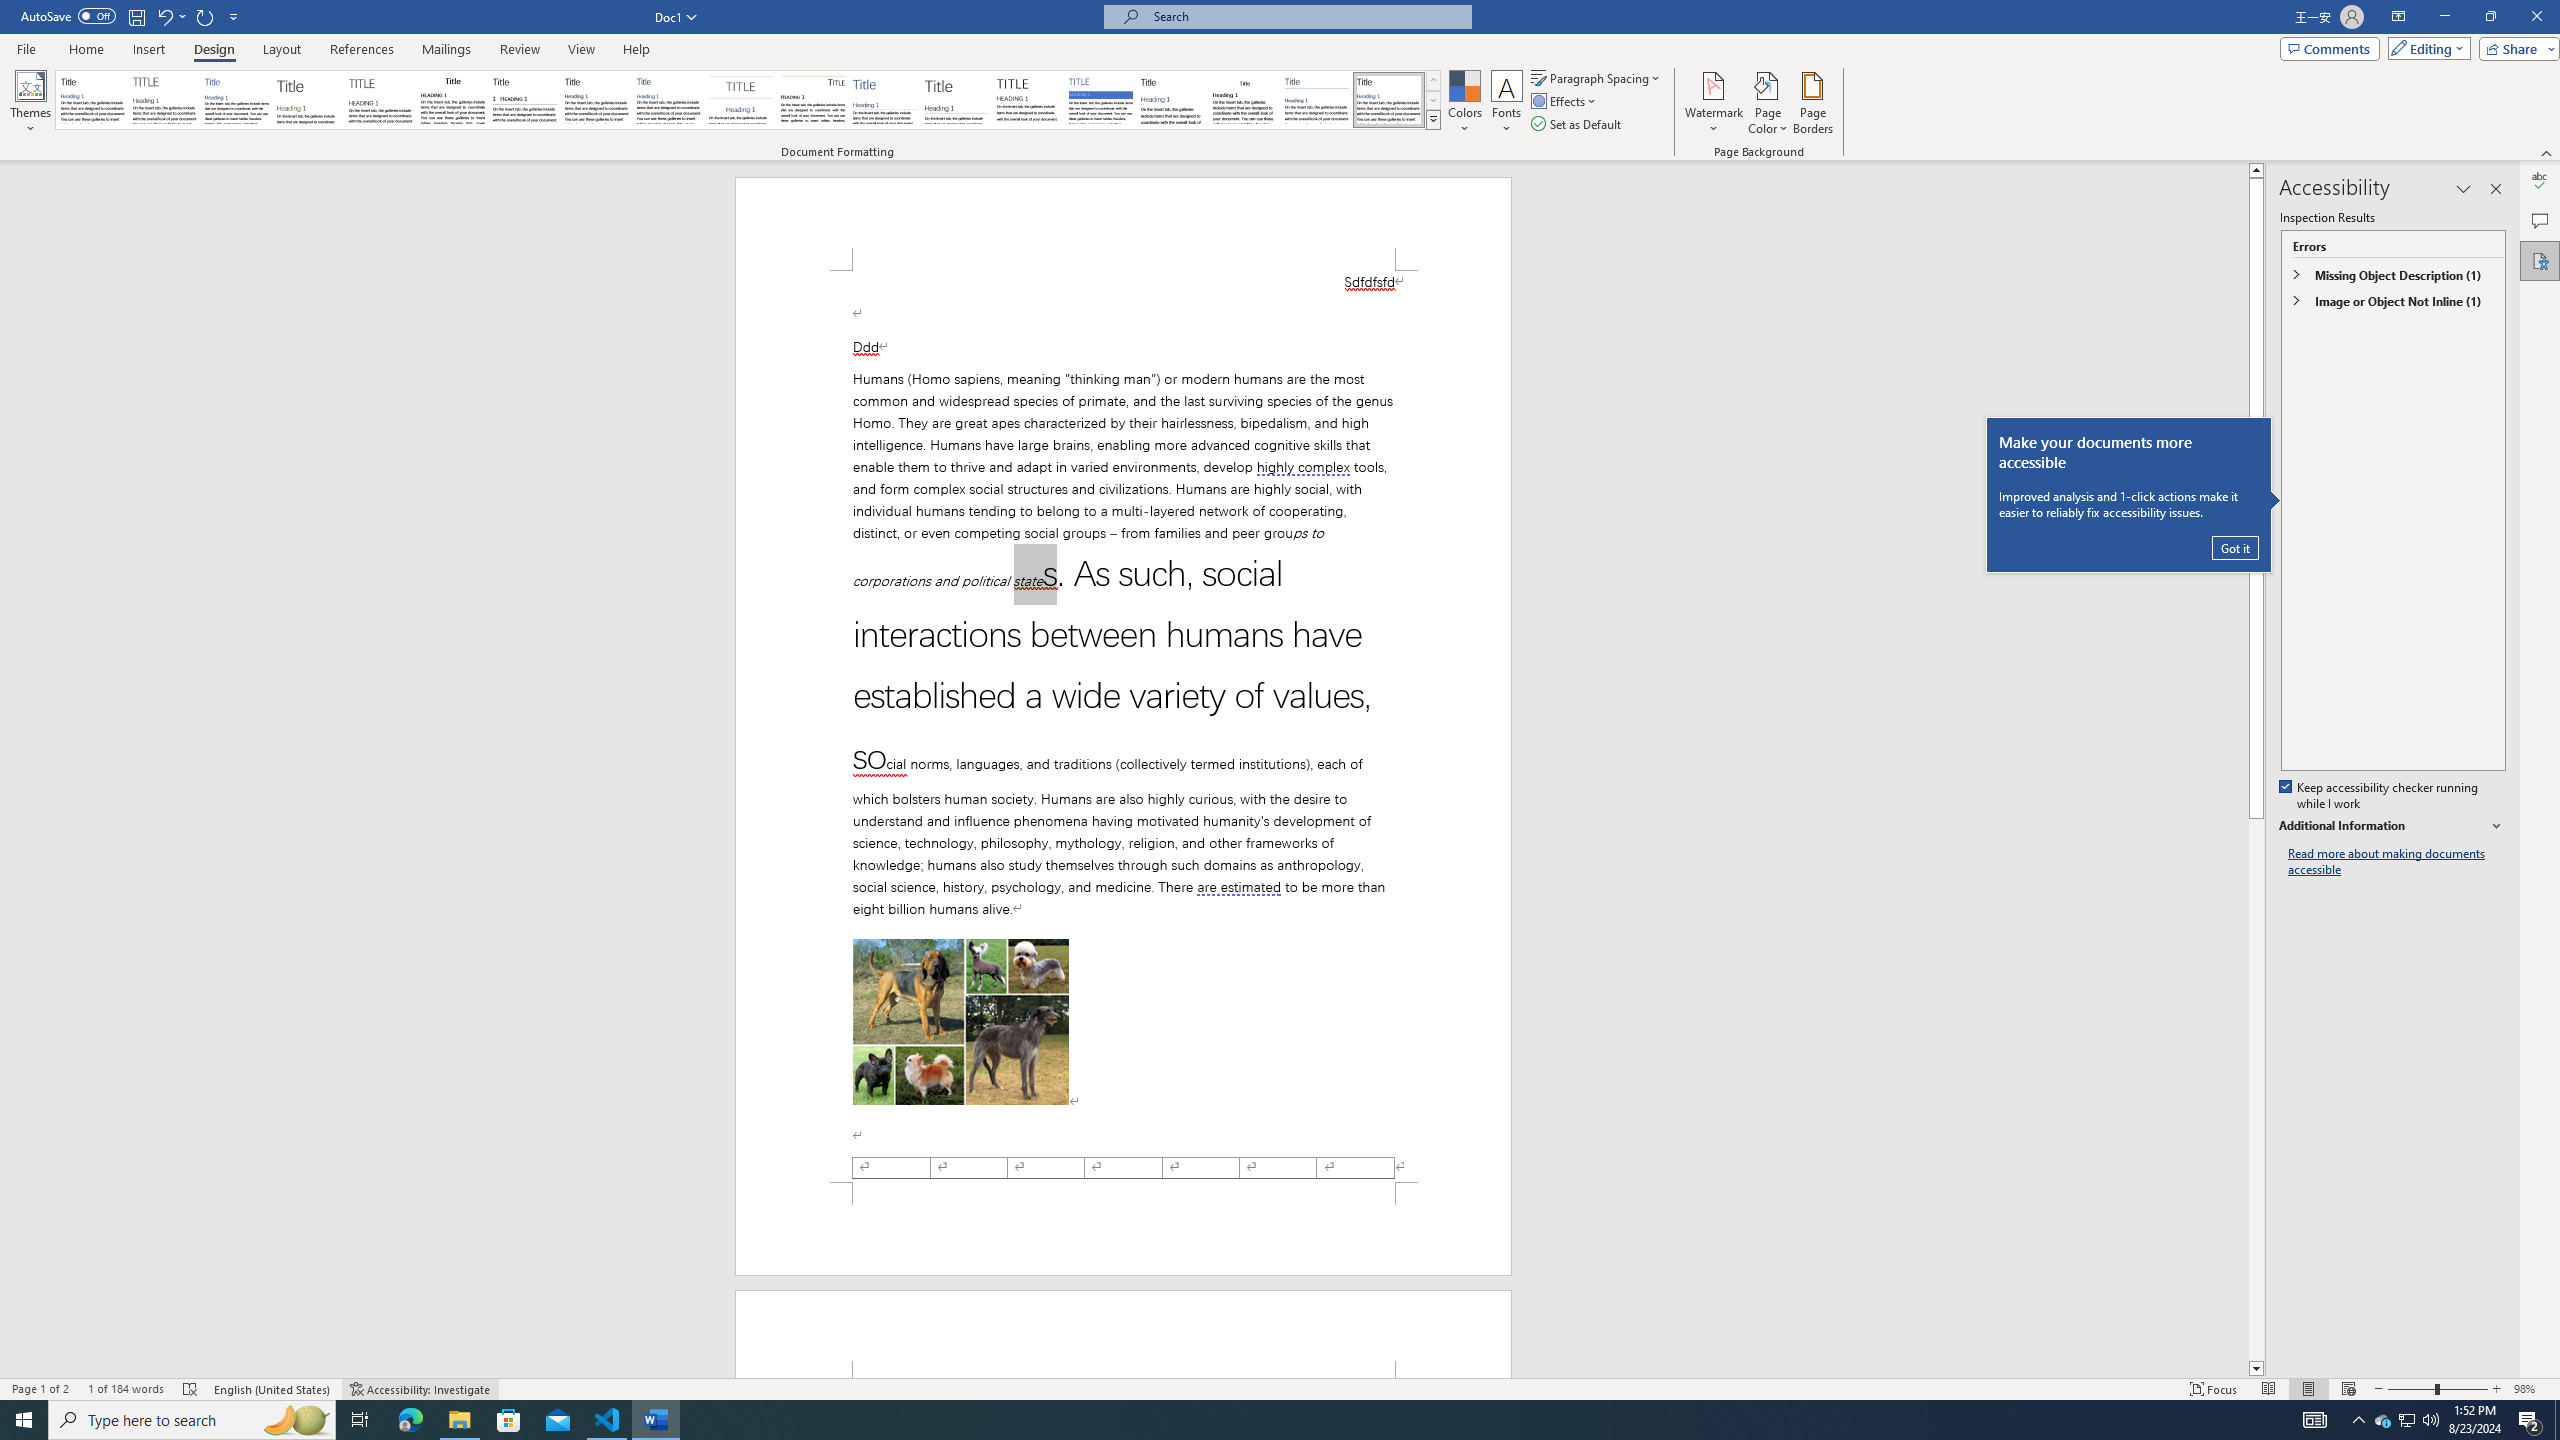  I want to click on 'Word 2013', so click(1390, 99).